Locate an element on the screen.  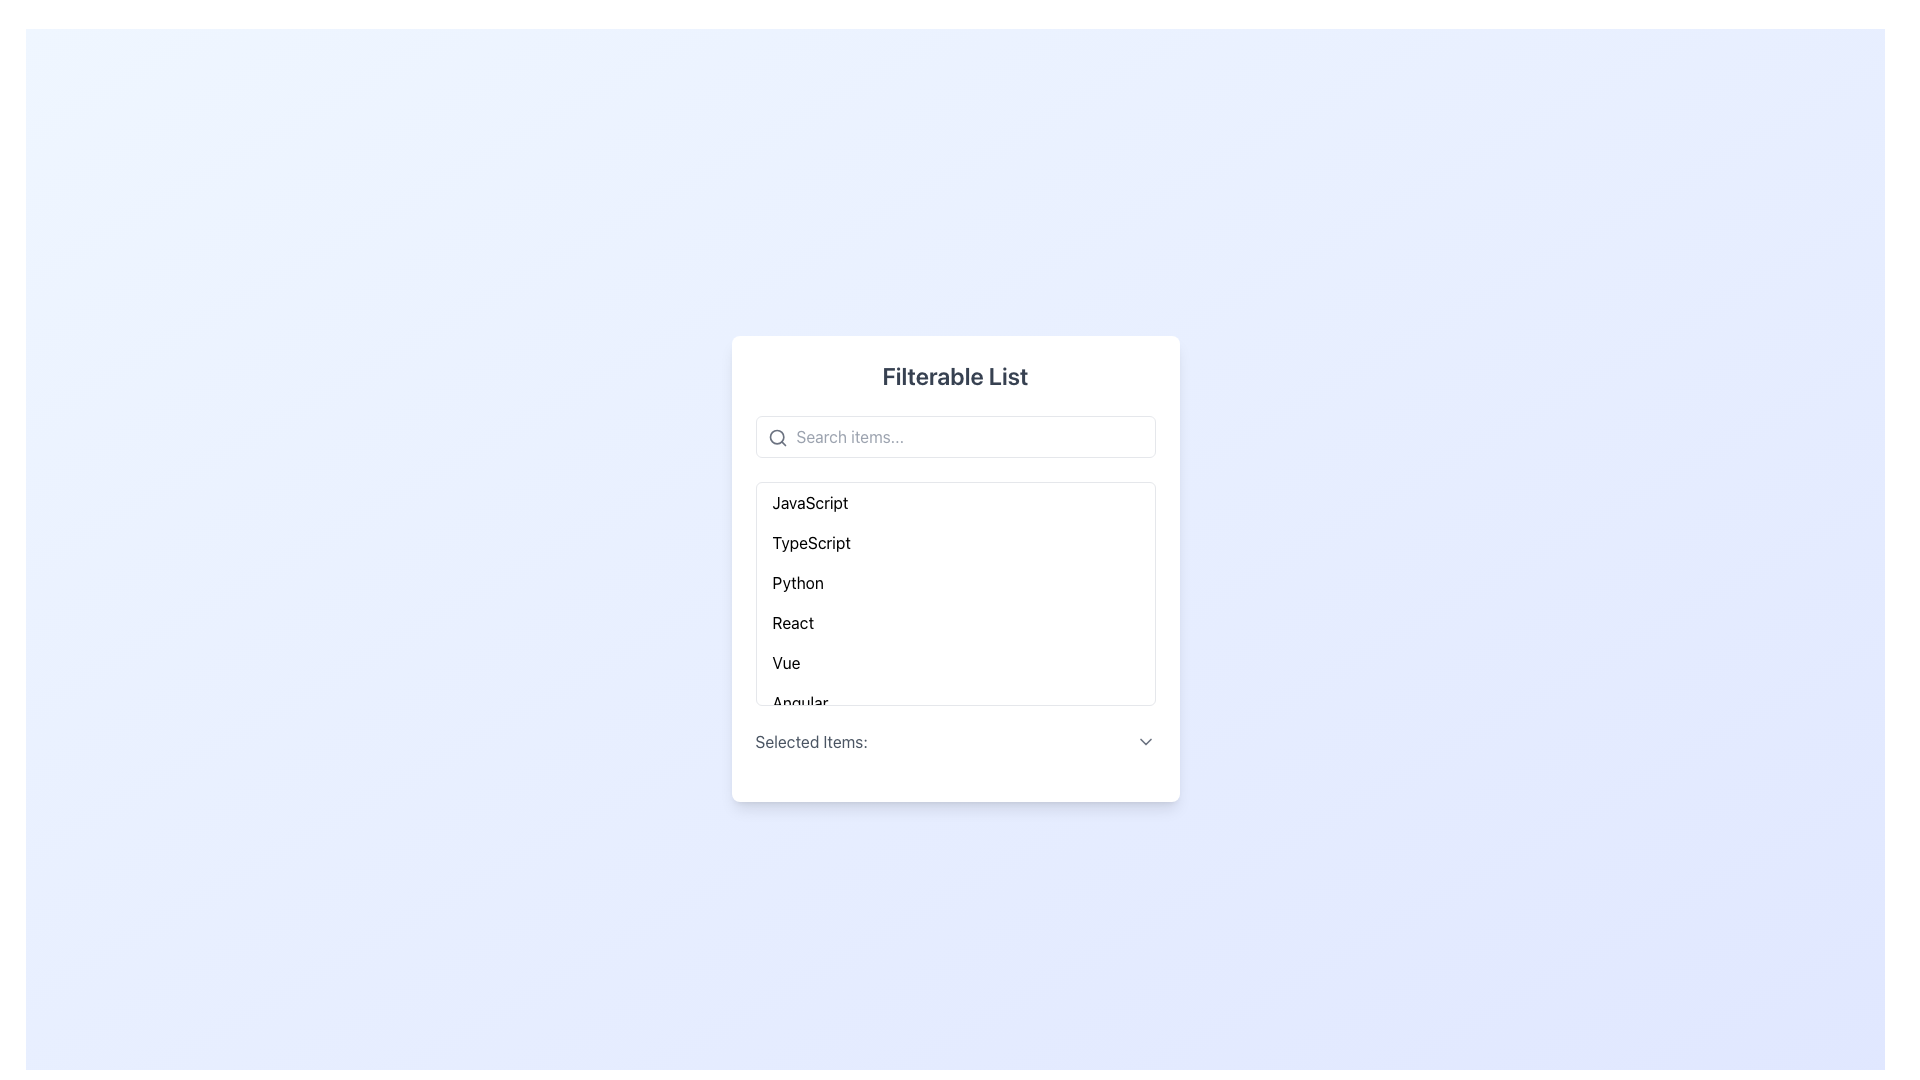
the fifth item in the filterable list is located at coordinates (785, 663).